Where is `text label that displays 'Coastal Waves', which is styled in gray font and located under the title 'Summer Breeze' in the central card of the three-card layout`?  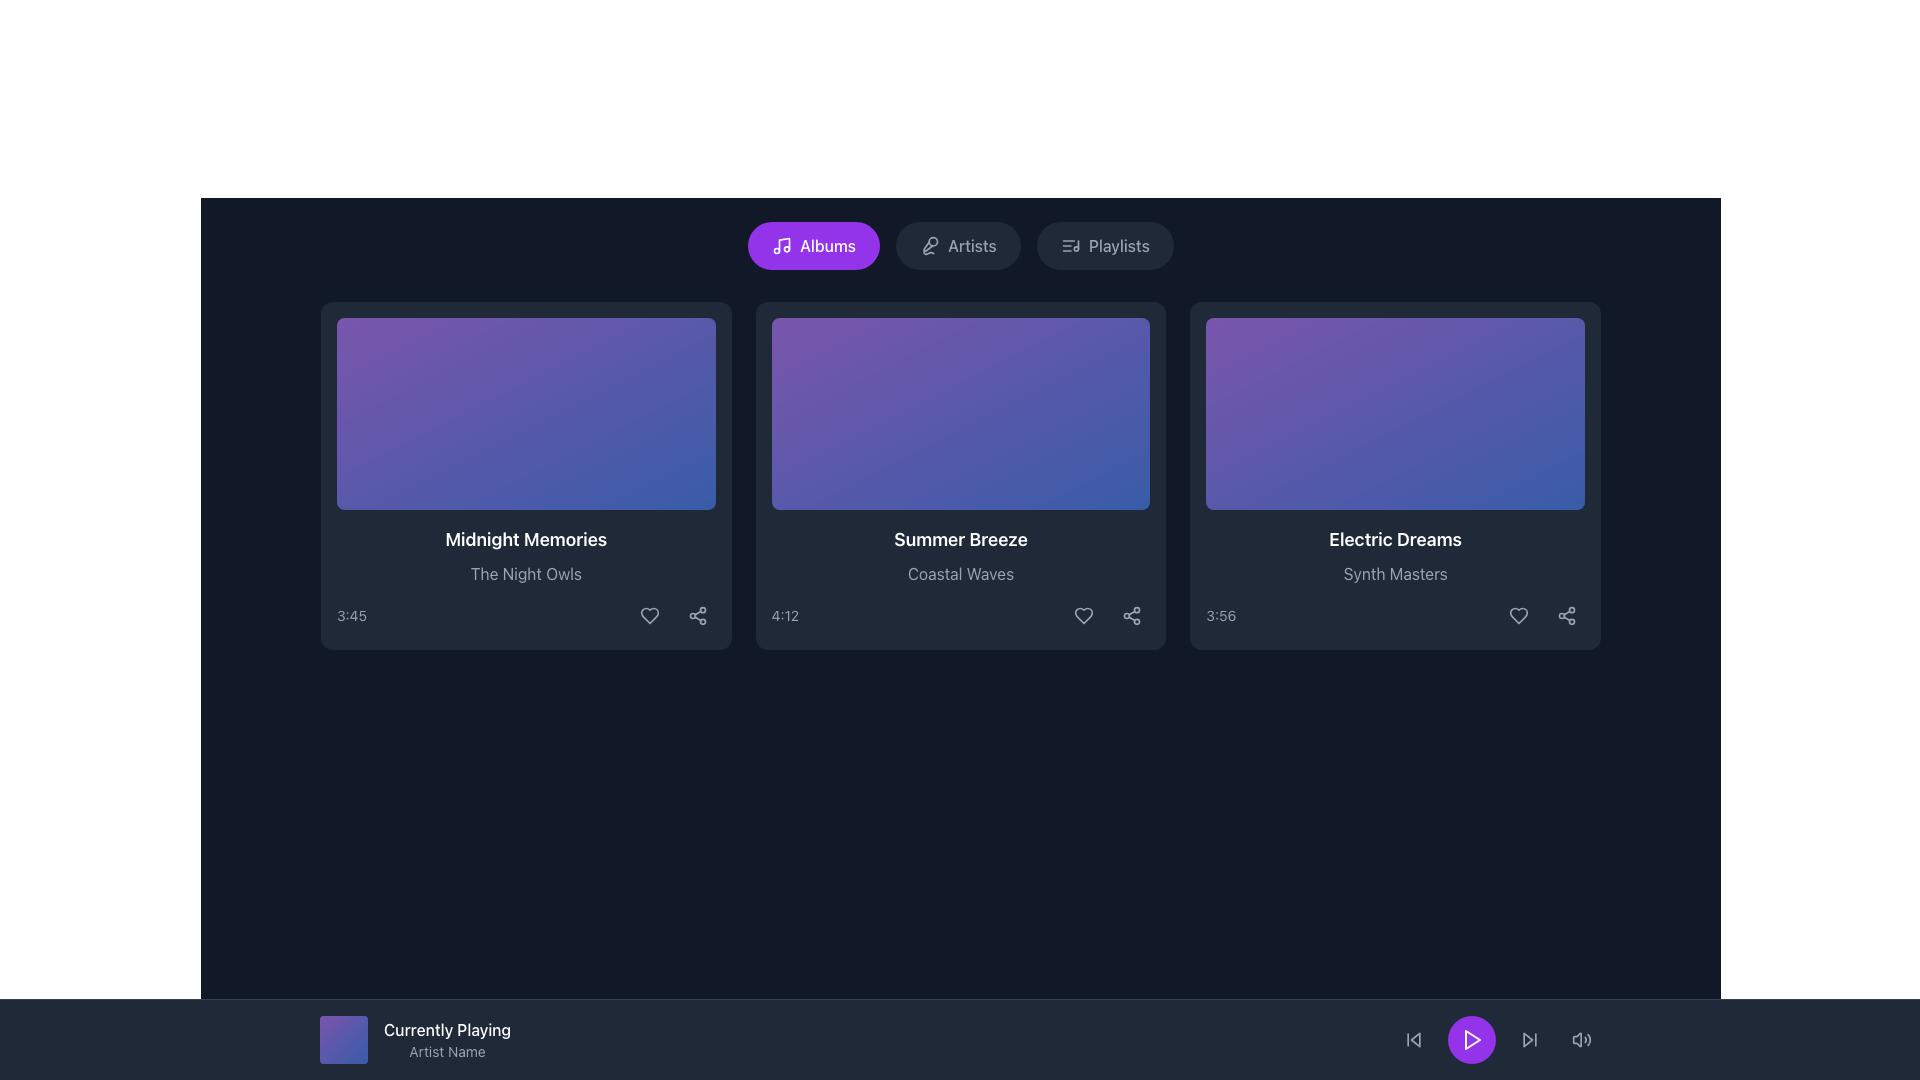
text label that displays 'Coastal Waves', which is styled in gray font and located under the title 'Summer Breeze' in the central card of the three-card layout is located at coordinates (960, 574).